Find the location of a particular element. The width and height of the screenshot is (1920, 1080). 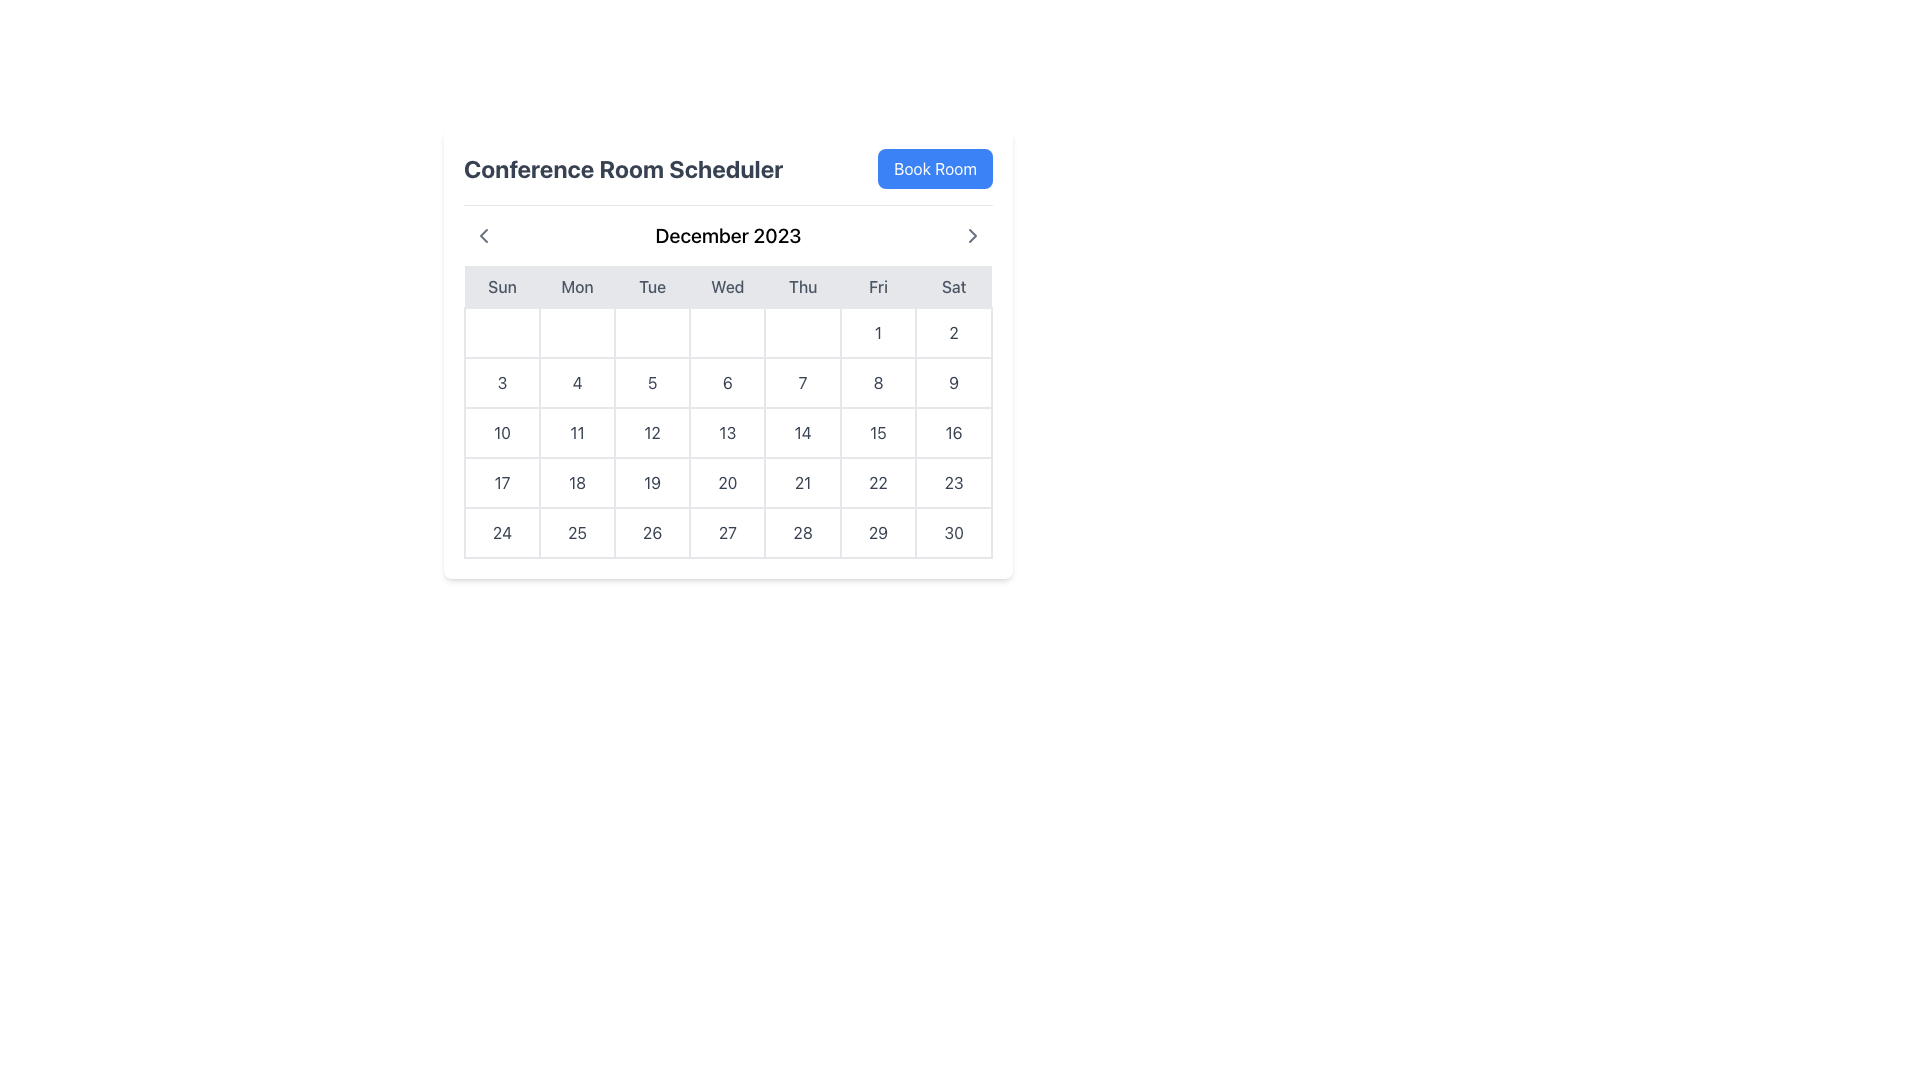

the Calendar Day Cell representing the day '23' is located at coordinates (953, 482).